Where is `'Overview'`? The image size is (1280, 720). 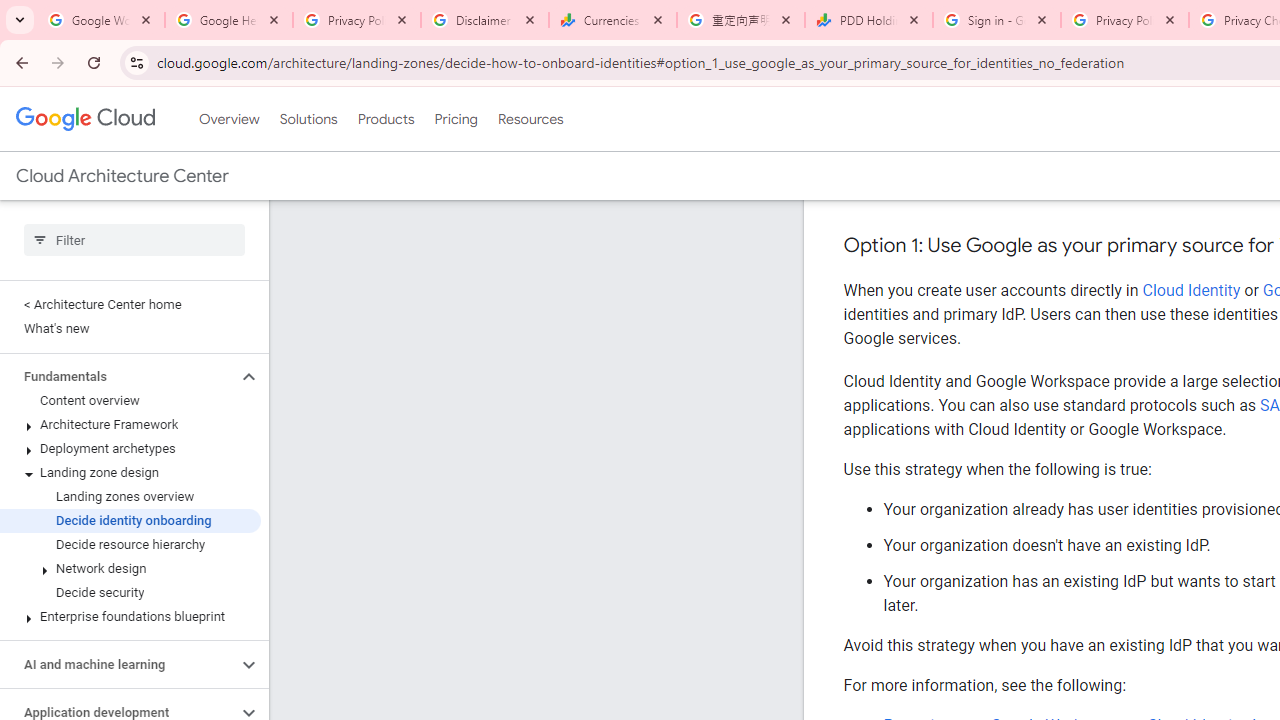 'Overview' is located at coordinates (229, 119).